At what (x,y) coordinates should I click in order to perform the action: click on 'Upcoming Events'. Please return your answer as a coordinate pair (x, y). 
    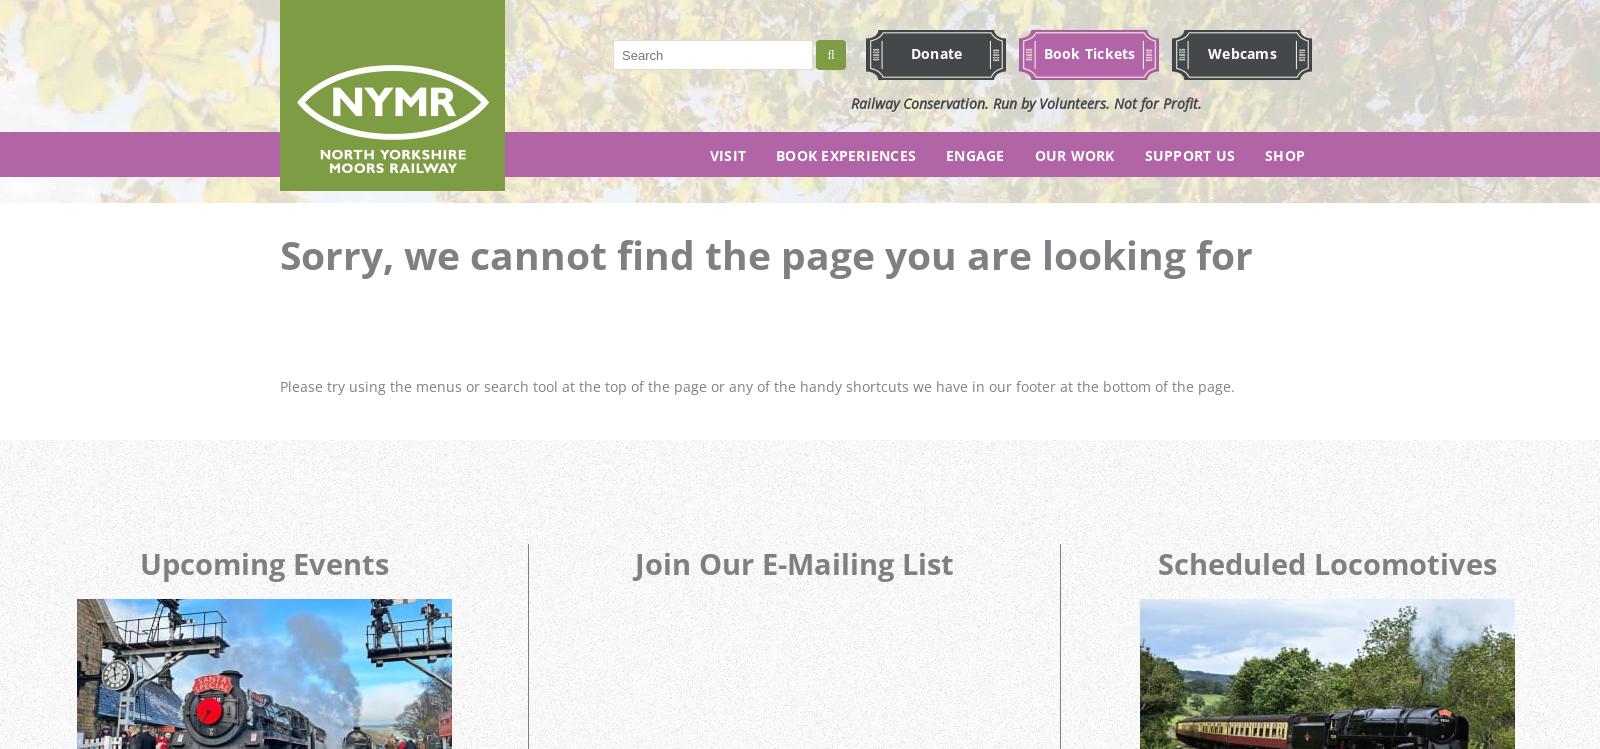
    Looking at the image, I should click on (138, 563).